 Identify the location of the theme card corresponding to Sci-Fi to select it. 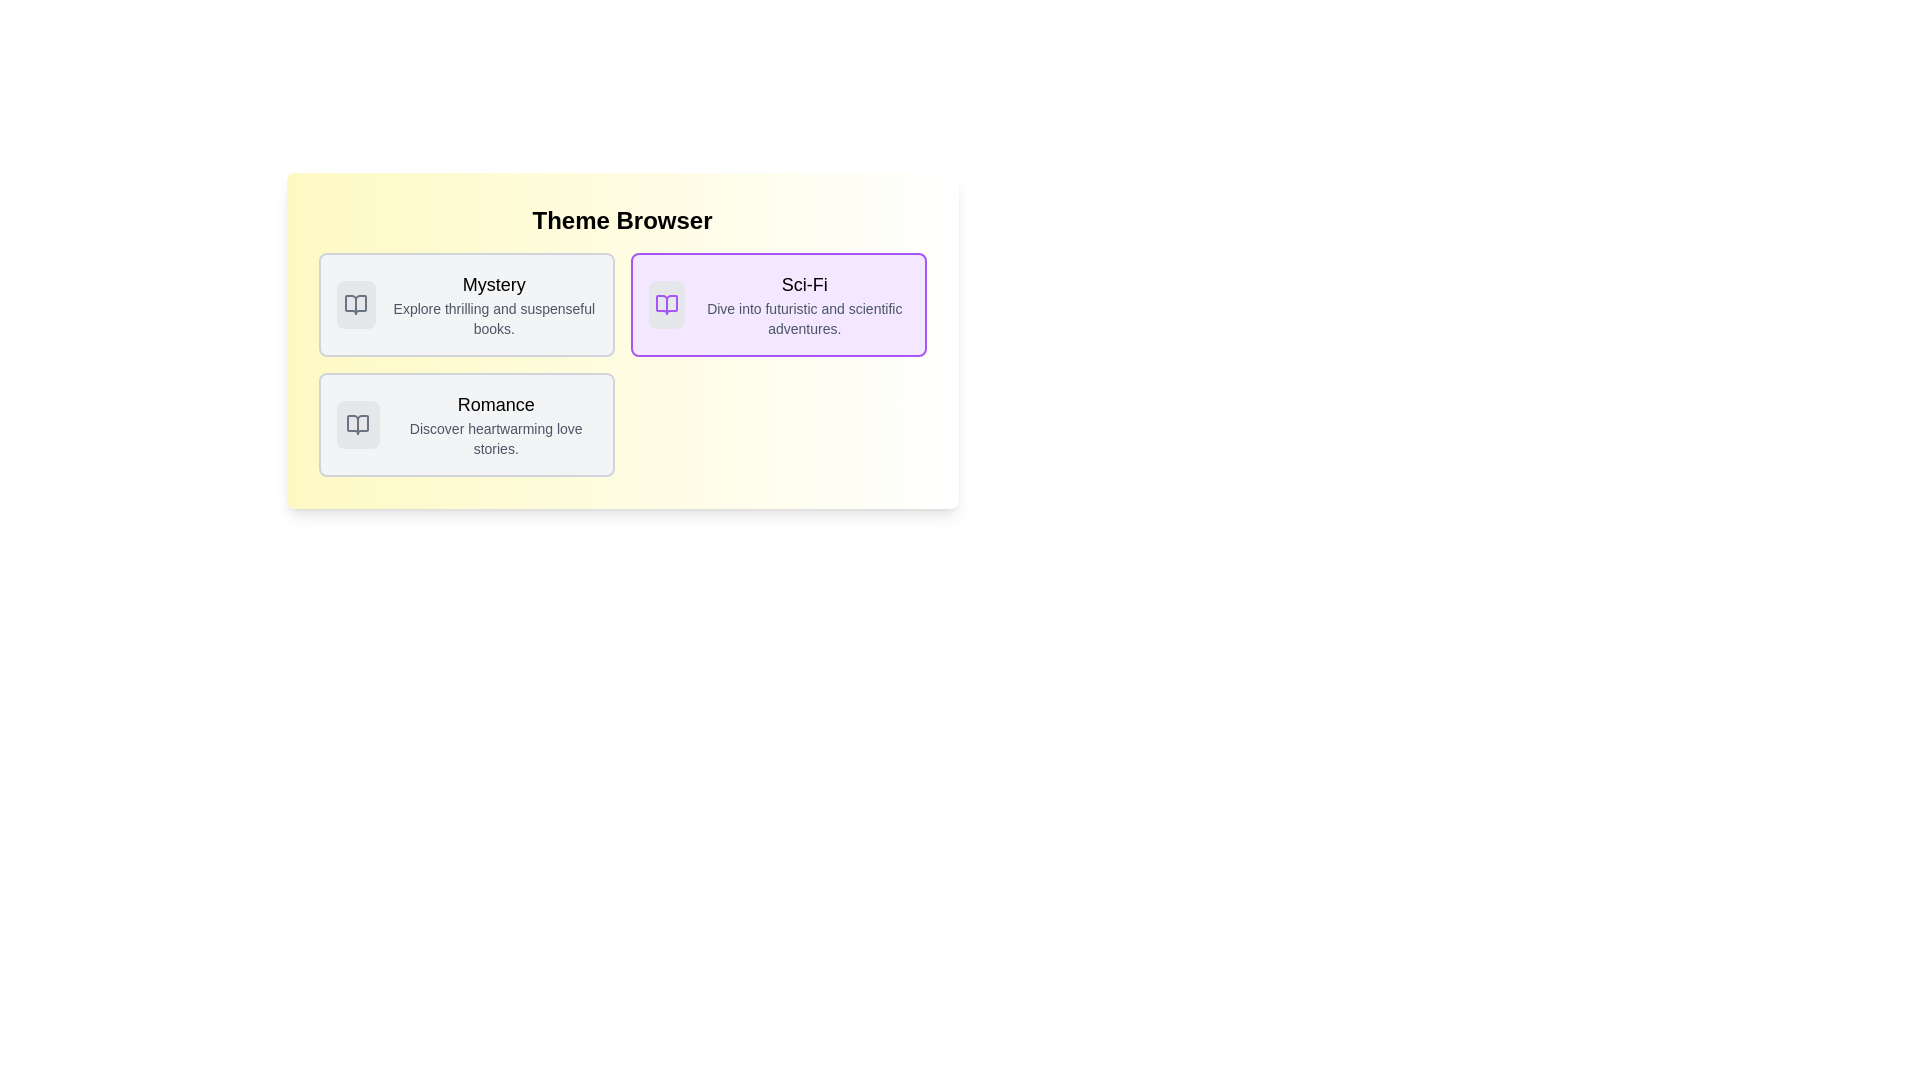
(777, 304).